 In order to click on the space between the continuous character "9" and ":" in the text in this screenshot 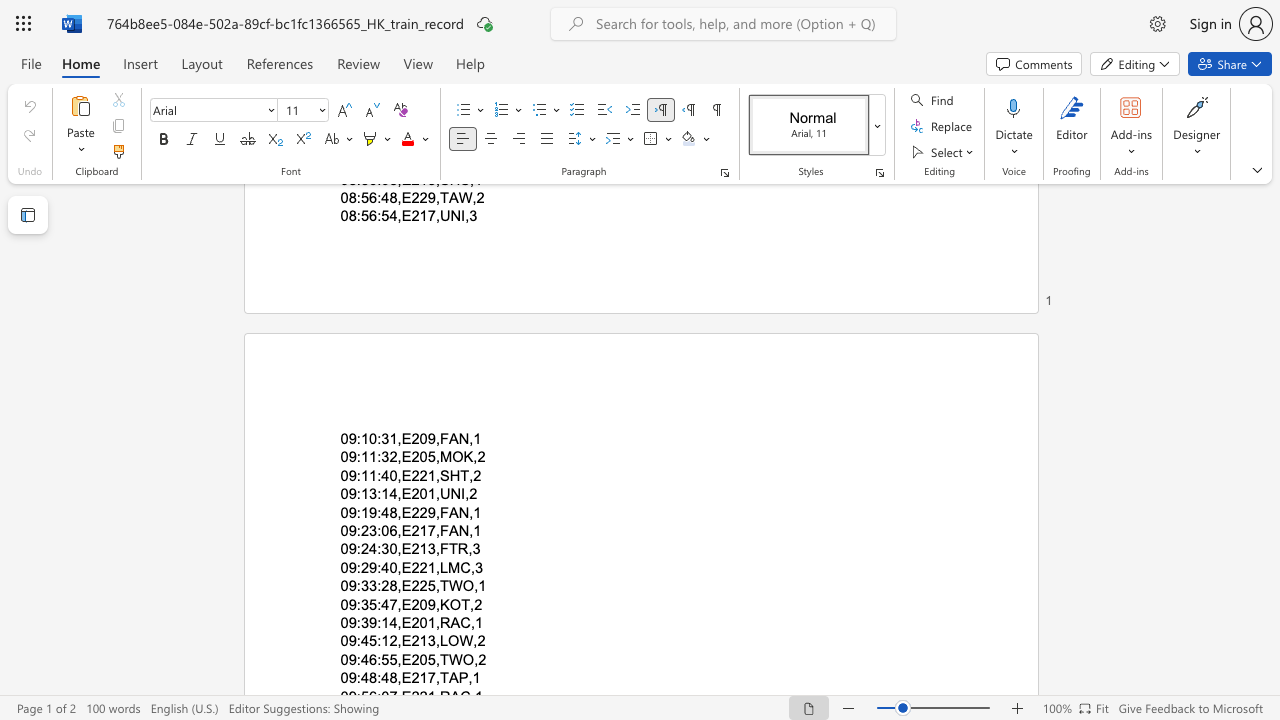, I will do `click(355, 641)`.